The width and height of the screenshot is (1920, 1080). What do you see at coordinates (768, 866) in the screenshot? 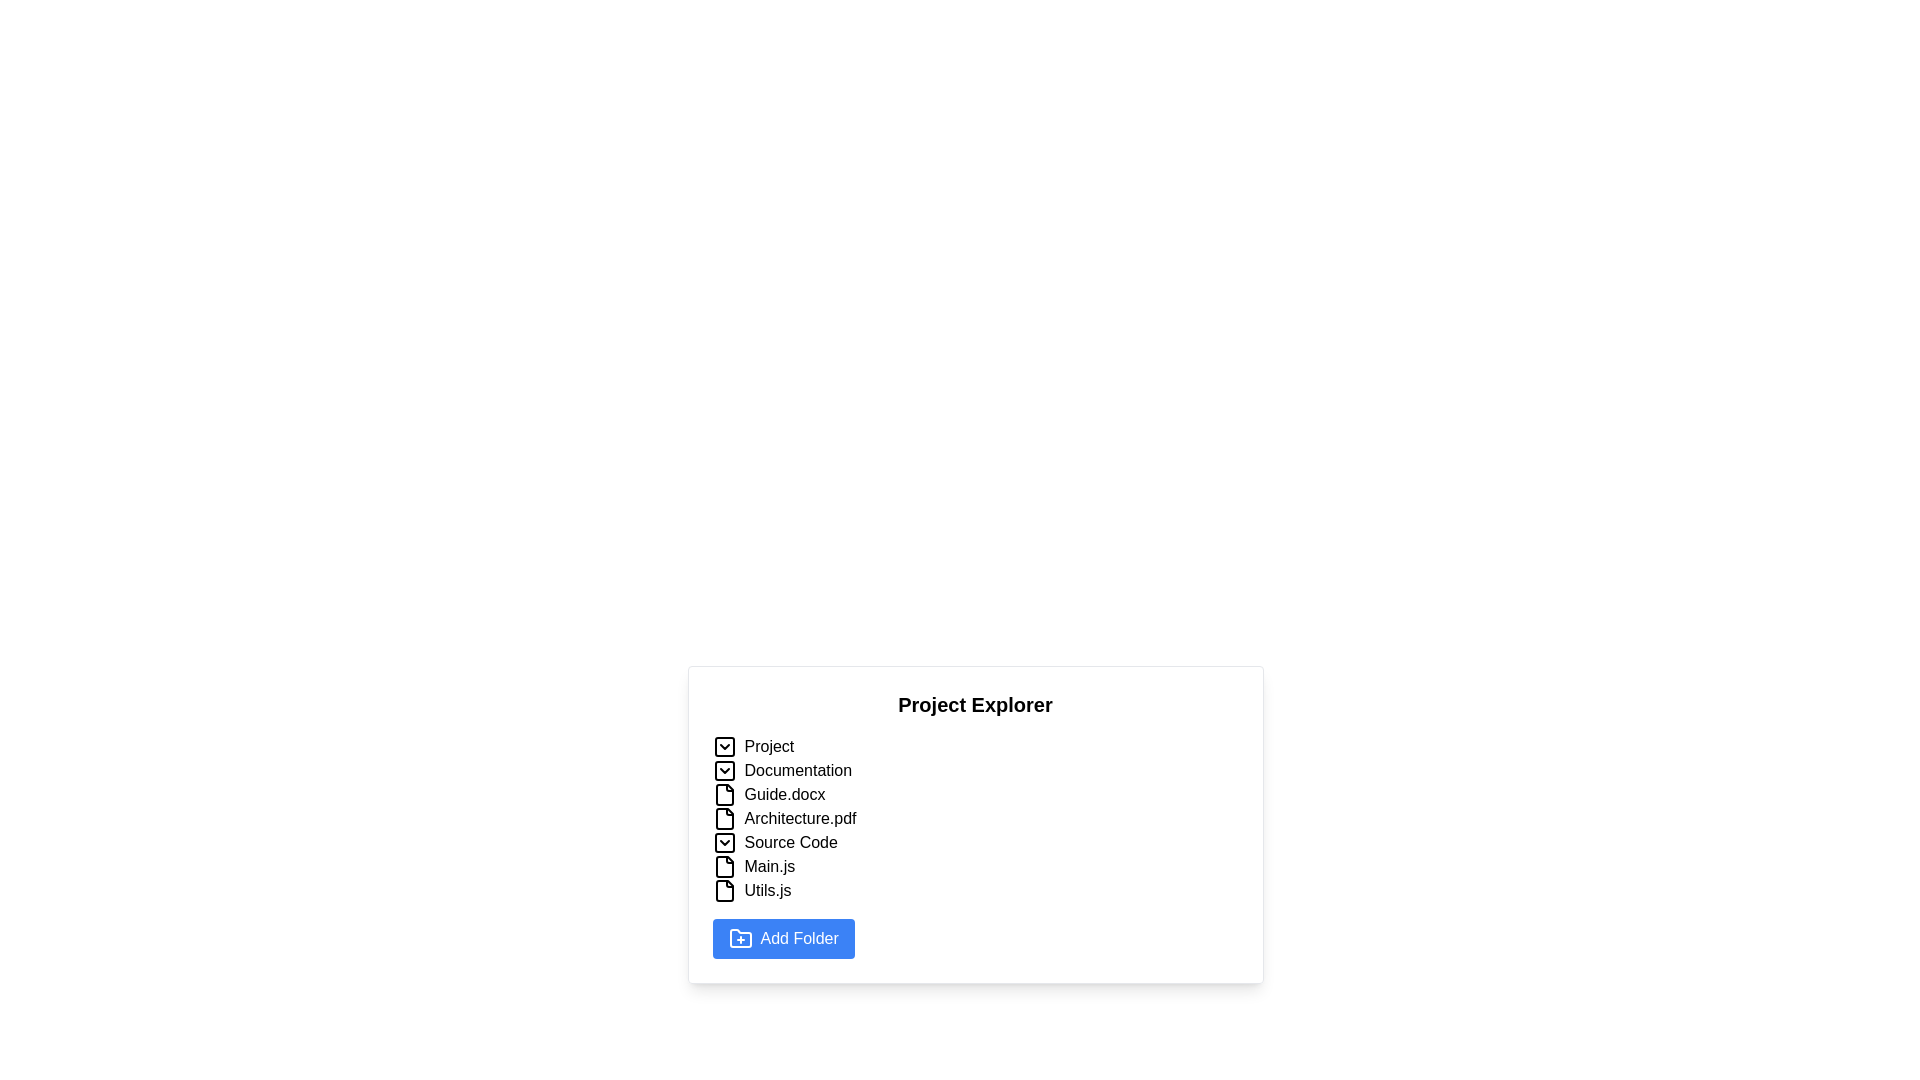
I see `the file named 'Main.js' located in the file tree structure under 'Source Code'` at bounding box center [768, 866].